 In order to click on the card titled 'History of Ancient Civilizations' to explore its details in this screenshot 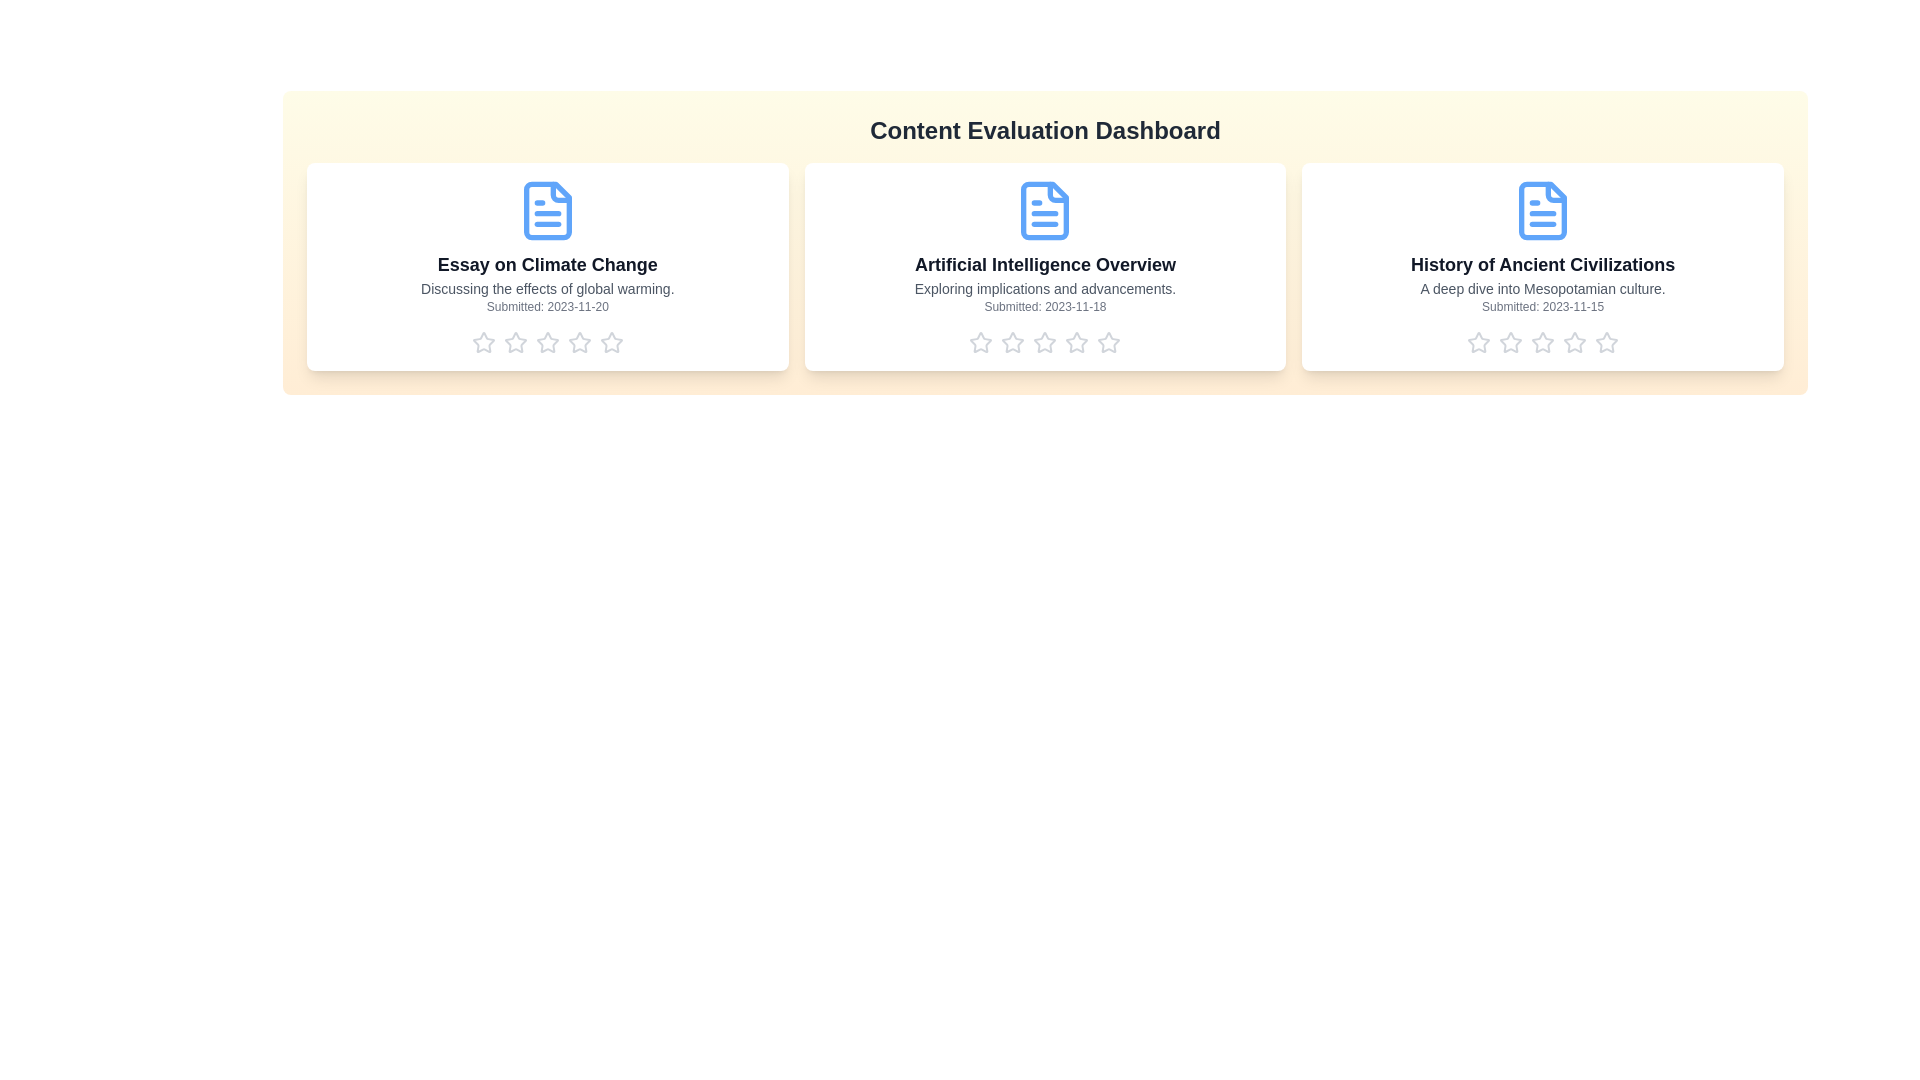, I will do `click(1542, 265)`.